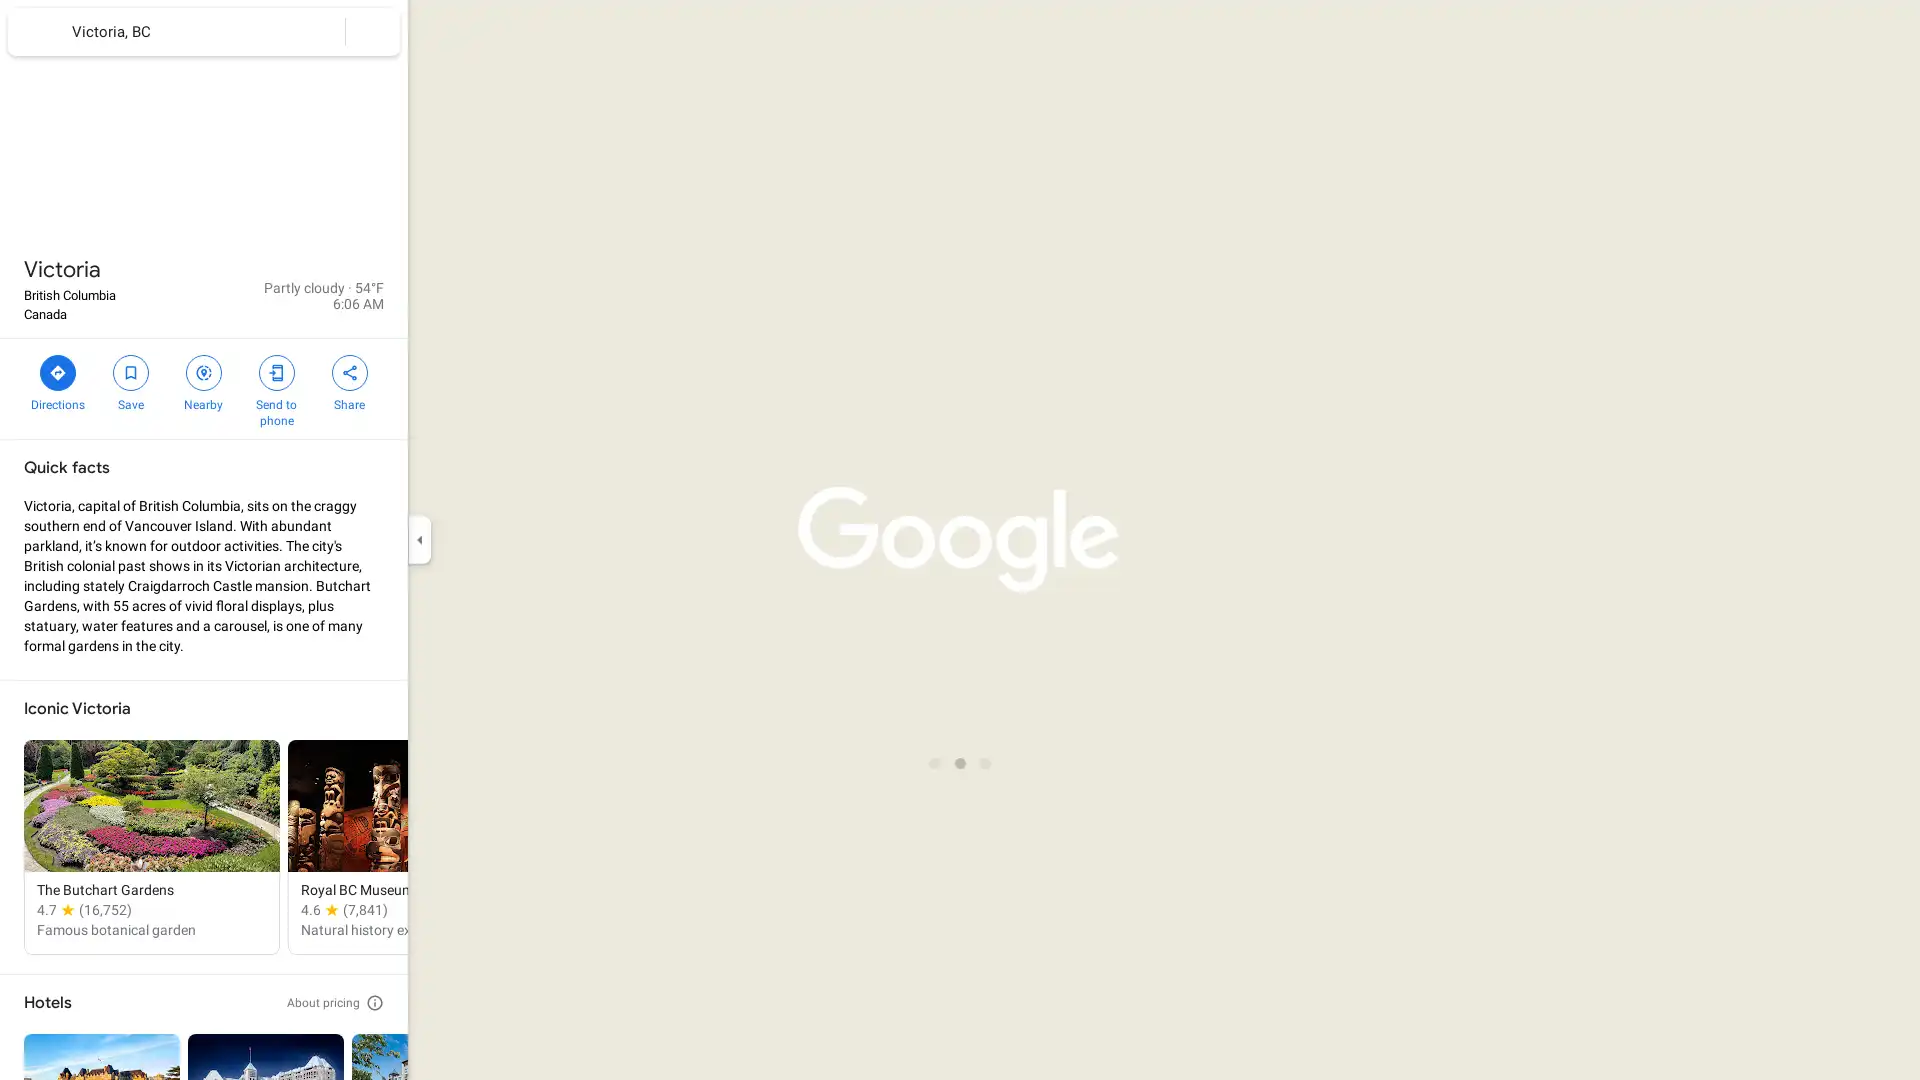 This screenshot has width=1920, height=1080. I want to click on Share Victoria, so click(349, 381).